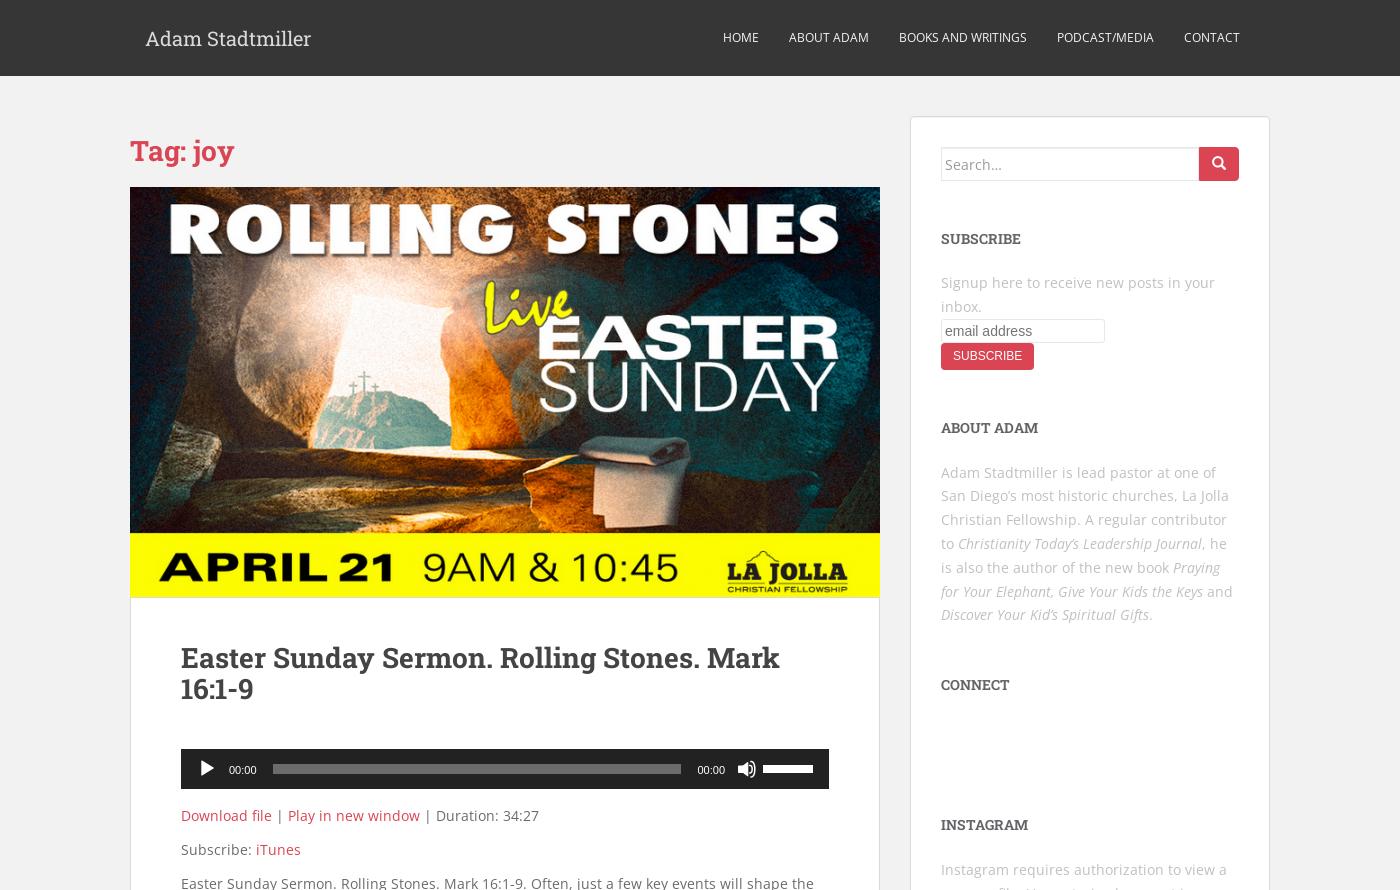 The image size is (1400, 890). What do you see at coordinates (1219, 589) in the screenshot?
I see `'and'` at bounding box center [1219, 589].